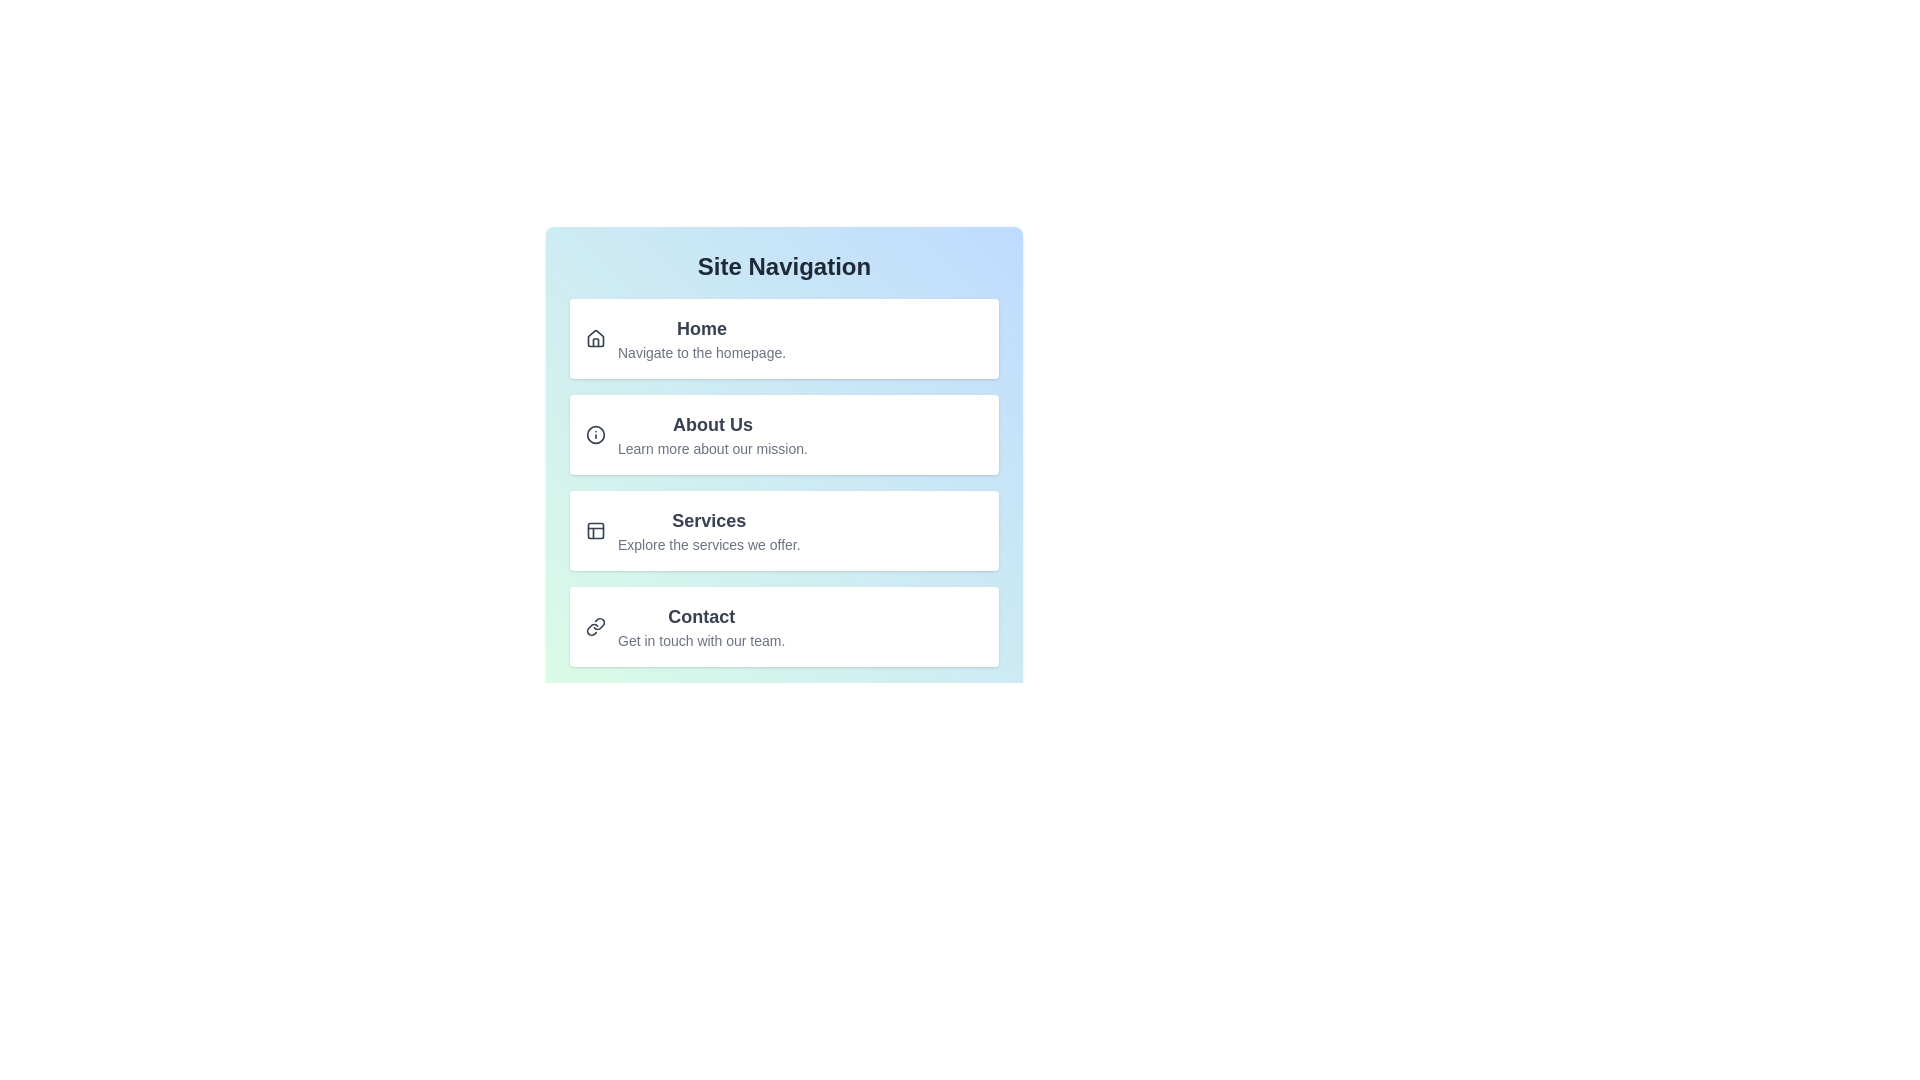 Image resolution: width=1920 pixels, height=1080 pixels. What do you see at coordinates (709, 530) in the screenshot?
I see `the 'Services' navigation link, which is the third entry in the vertical navigation menu, positioned below 'About Us' and above 'Contact'` at bounding box center [709, 530].